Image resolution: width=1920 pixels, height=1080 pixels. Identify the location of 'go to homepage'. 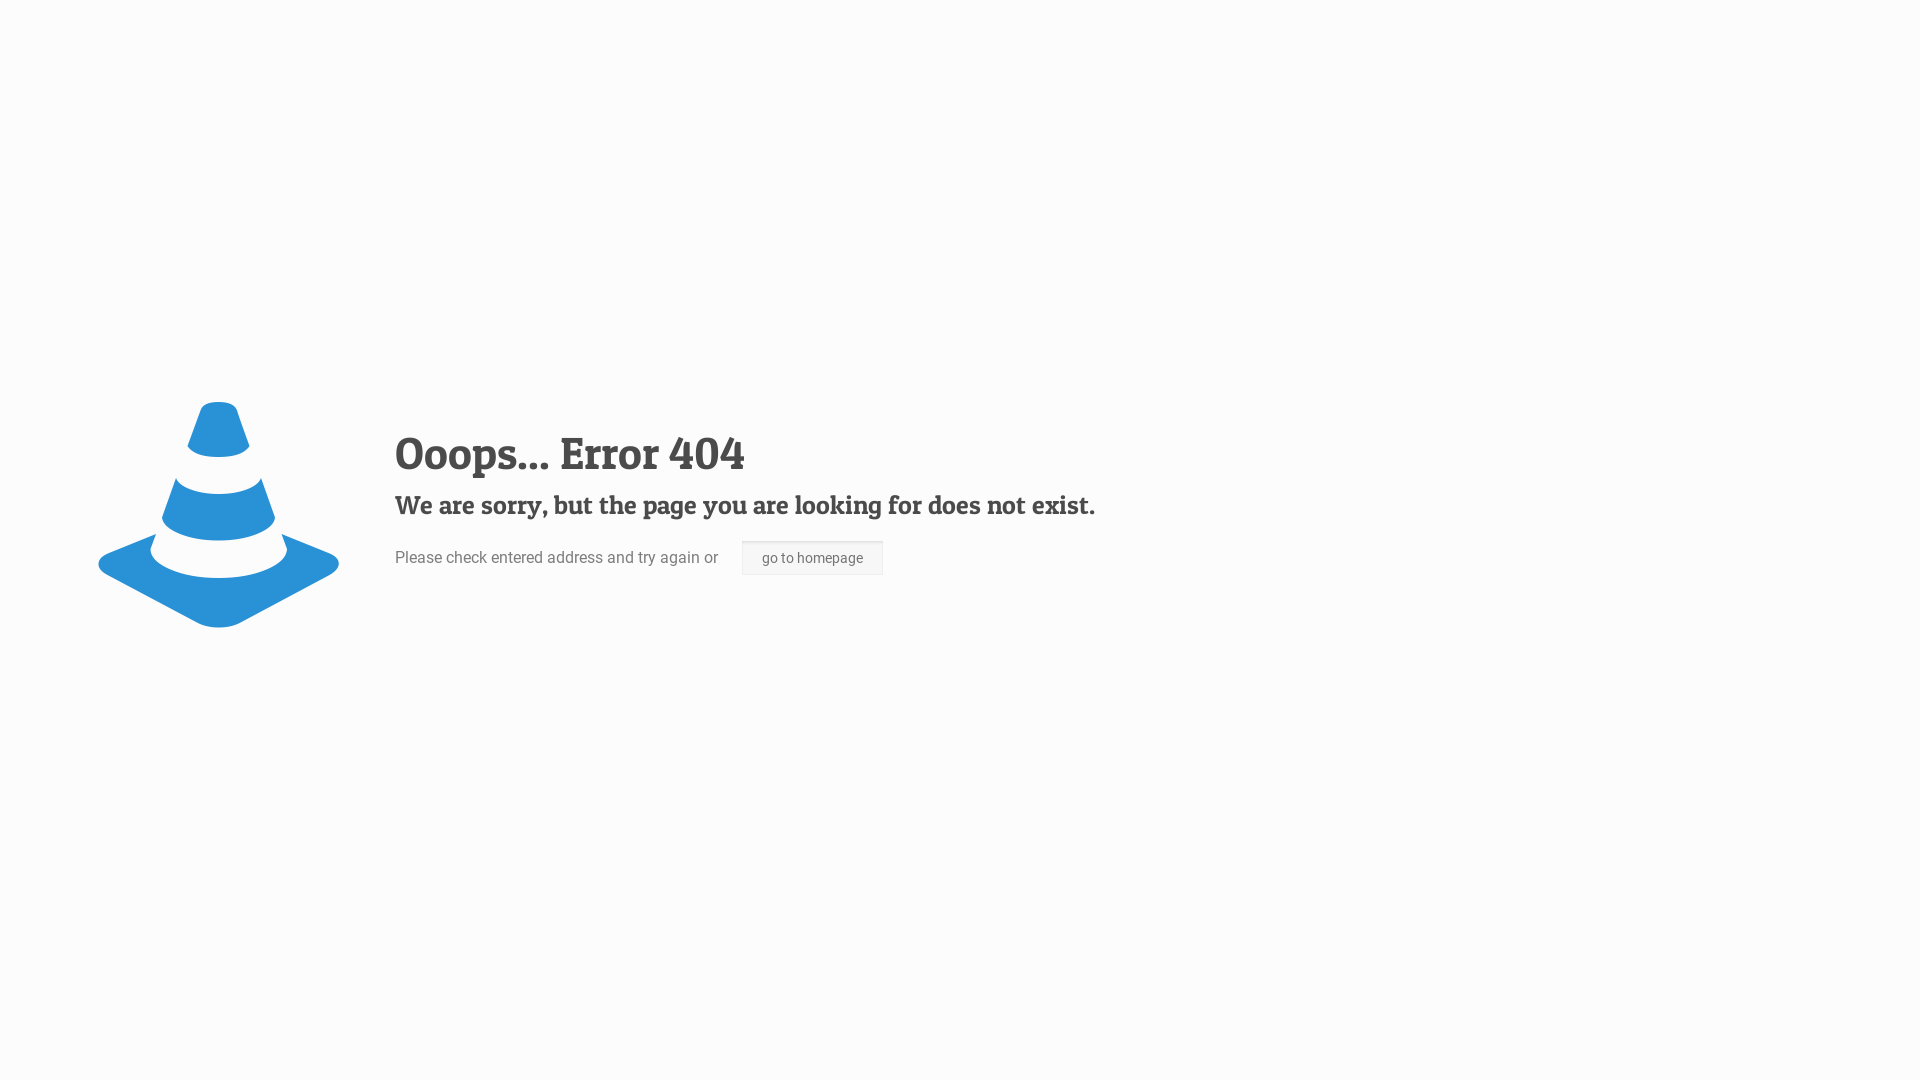
(741, 558).